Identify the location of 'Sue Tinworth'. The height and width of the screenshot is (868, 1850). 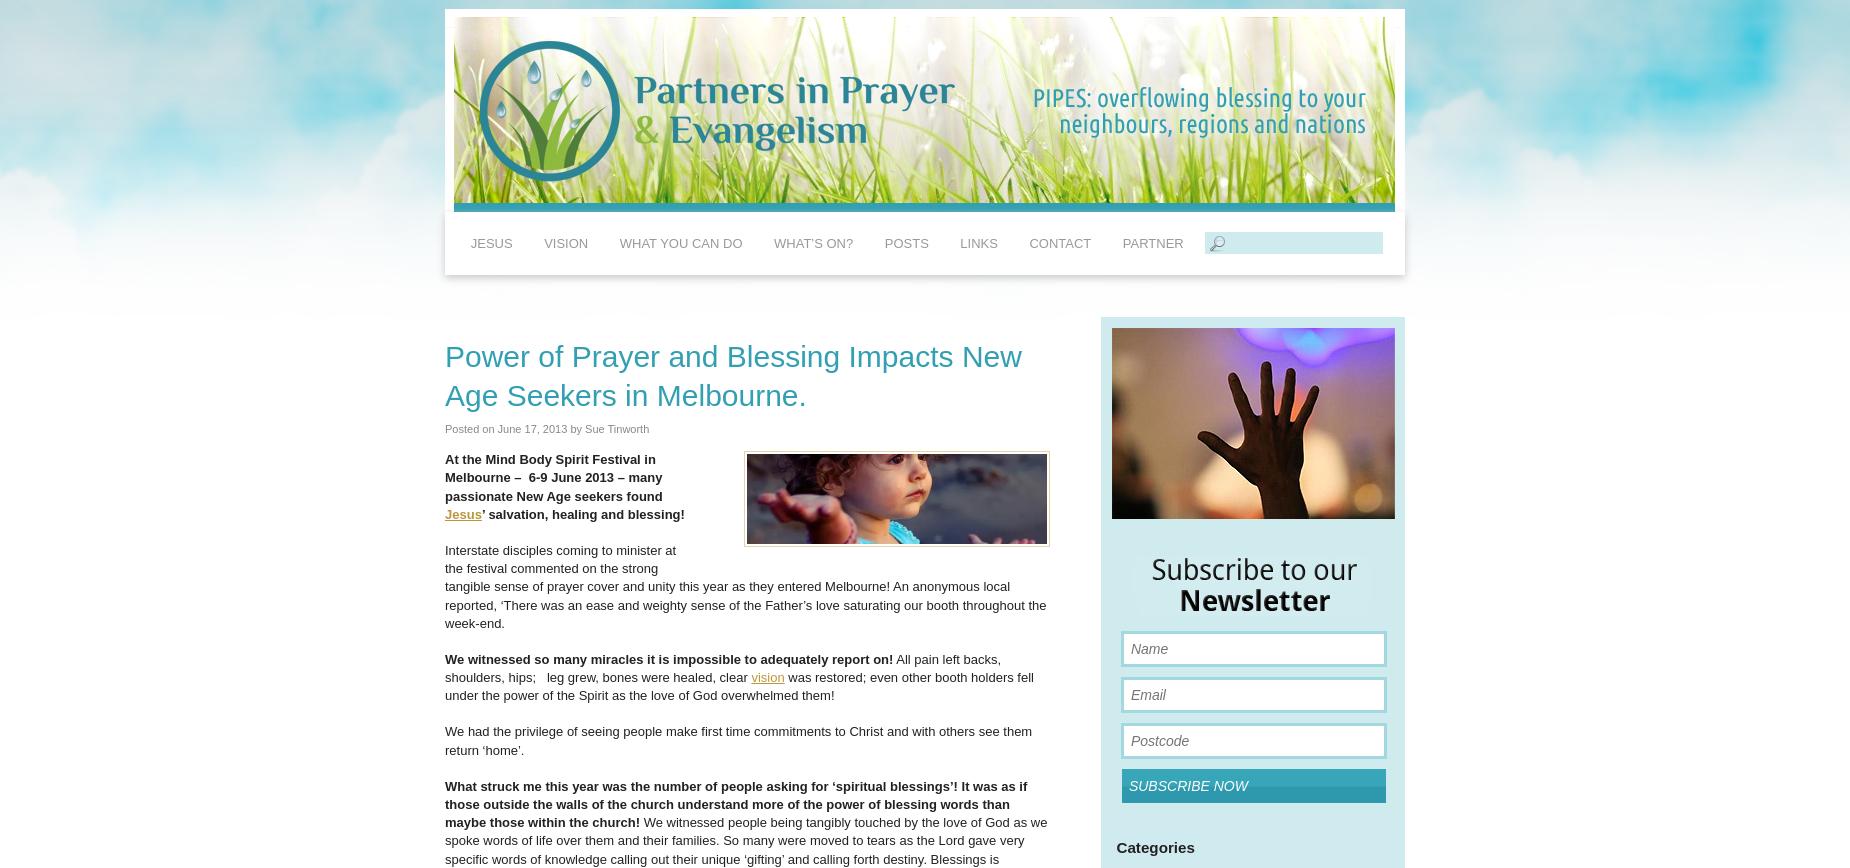
(584, 428).